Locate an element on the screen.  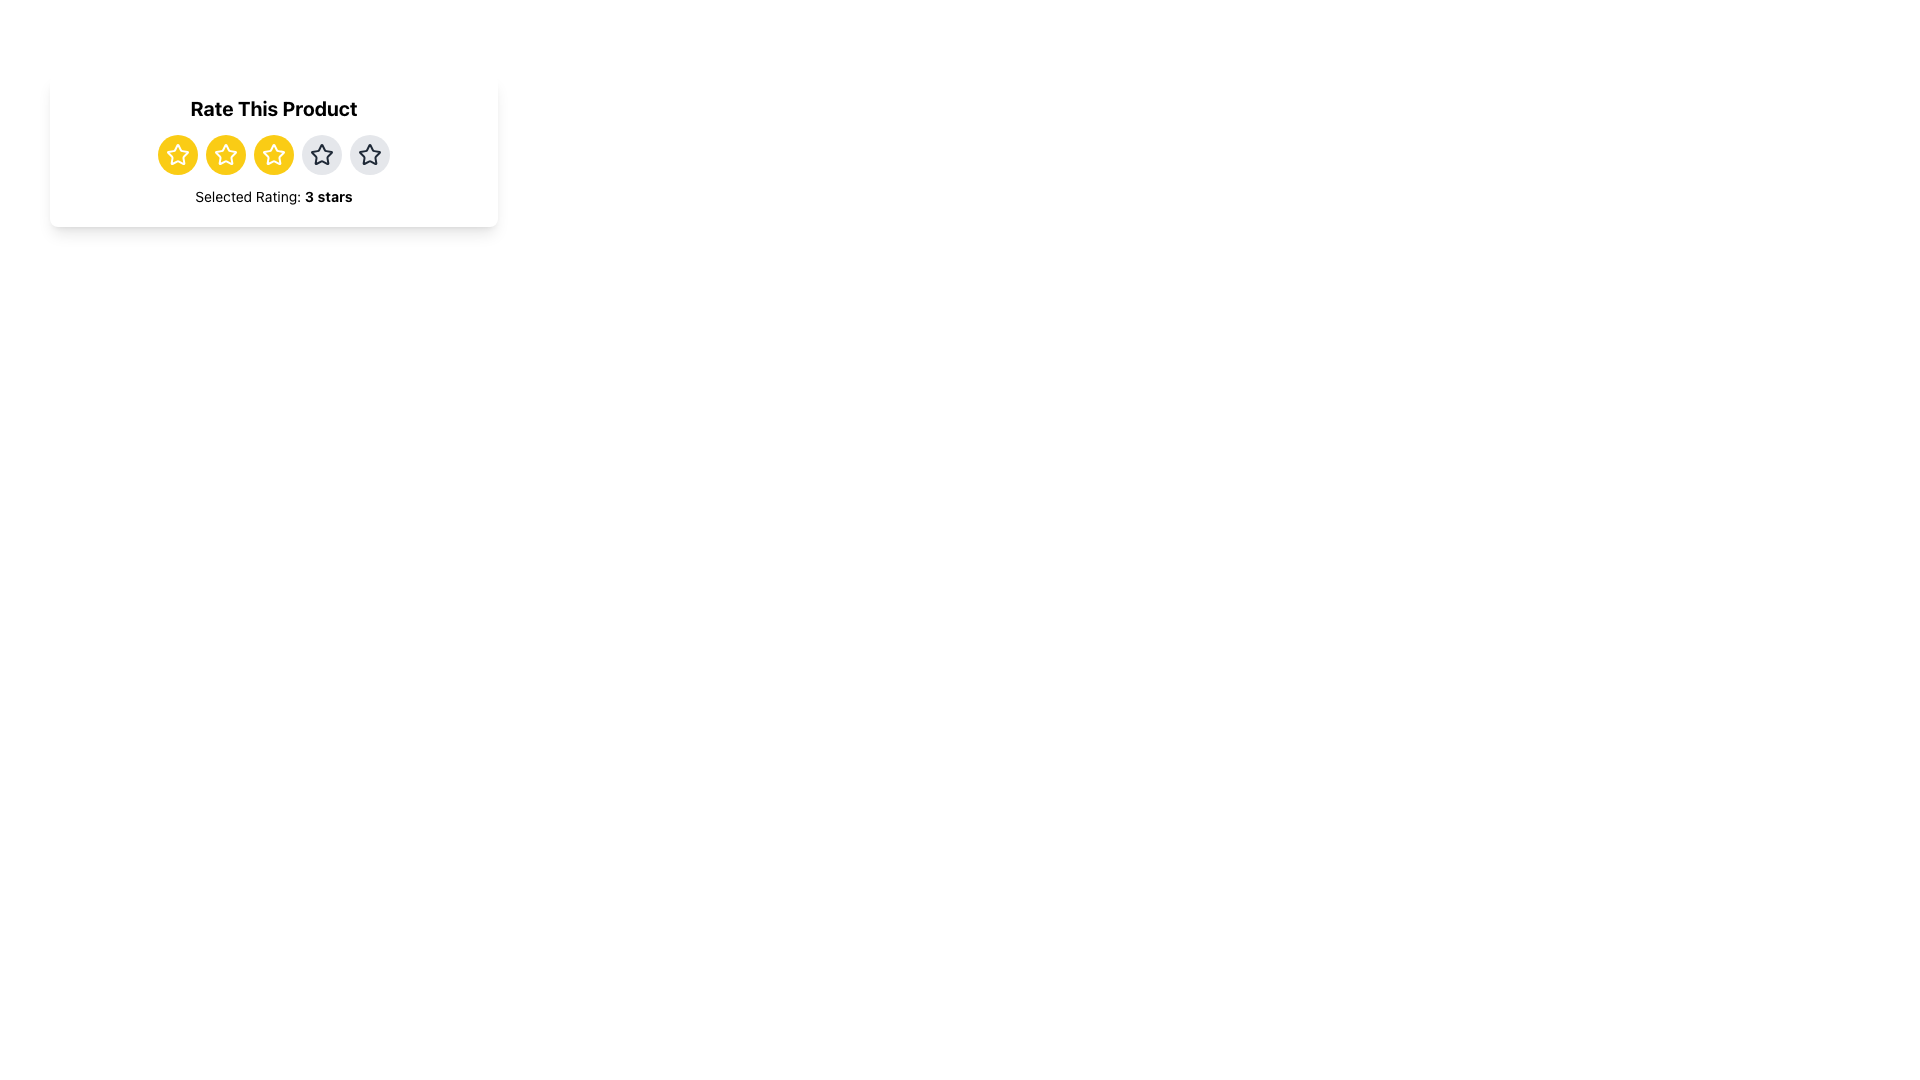
the third star button in the five-star rating system to set the rating to three stars is located at coordinates (272, 153).